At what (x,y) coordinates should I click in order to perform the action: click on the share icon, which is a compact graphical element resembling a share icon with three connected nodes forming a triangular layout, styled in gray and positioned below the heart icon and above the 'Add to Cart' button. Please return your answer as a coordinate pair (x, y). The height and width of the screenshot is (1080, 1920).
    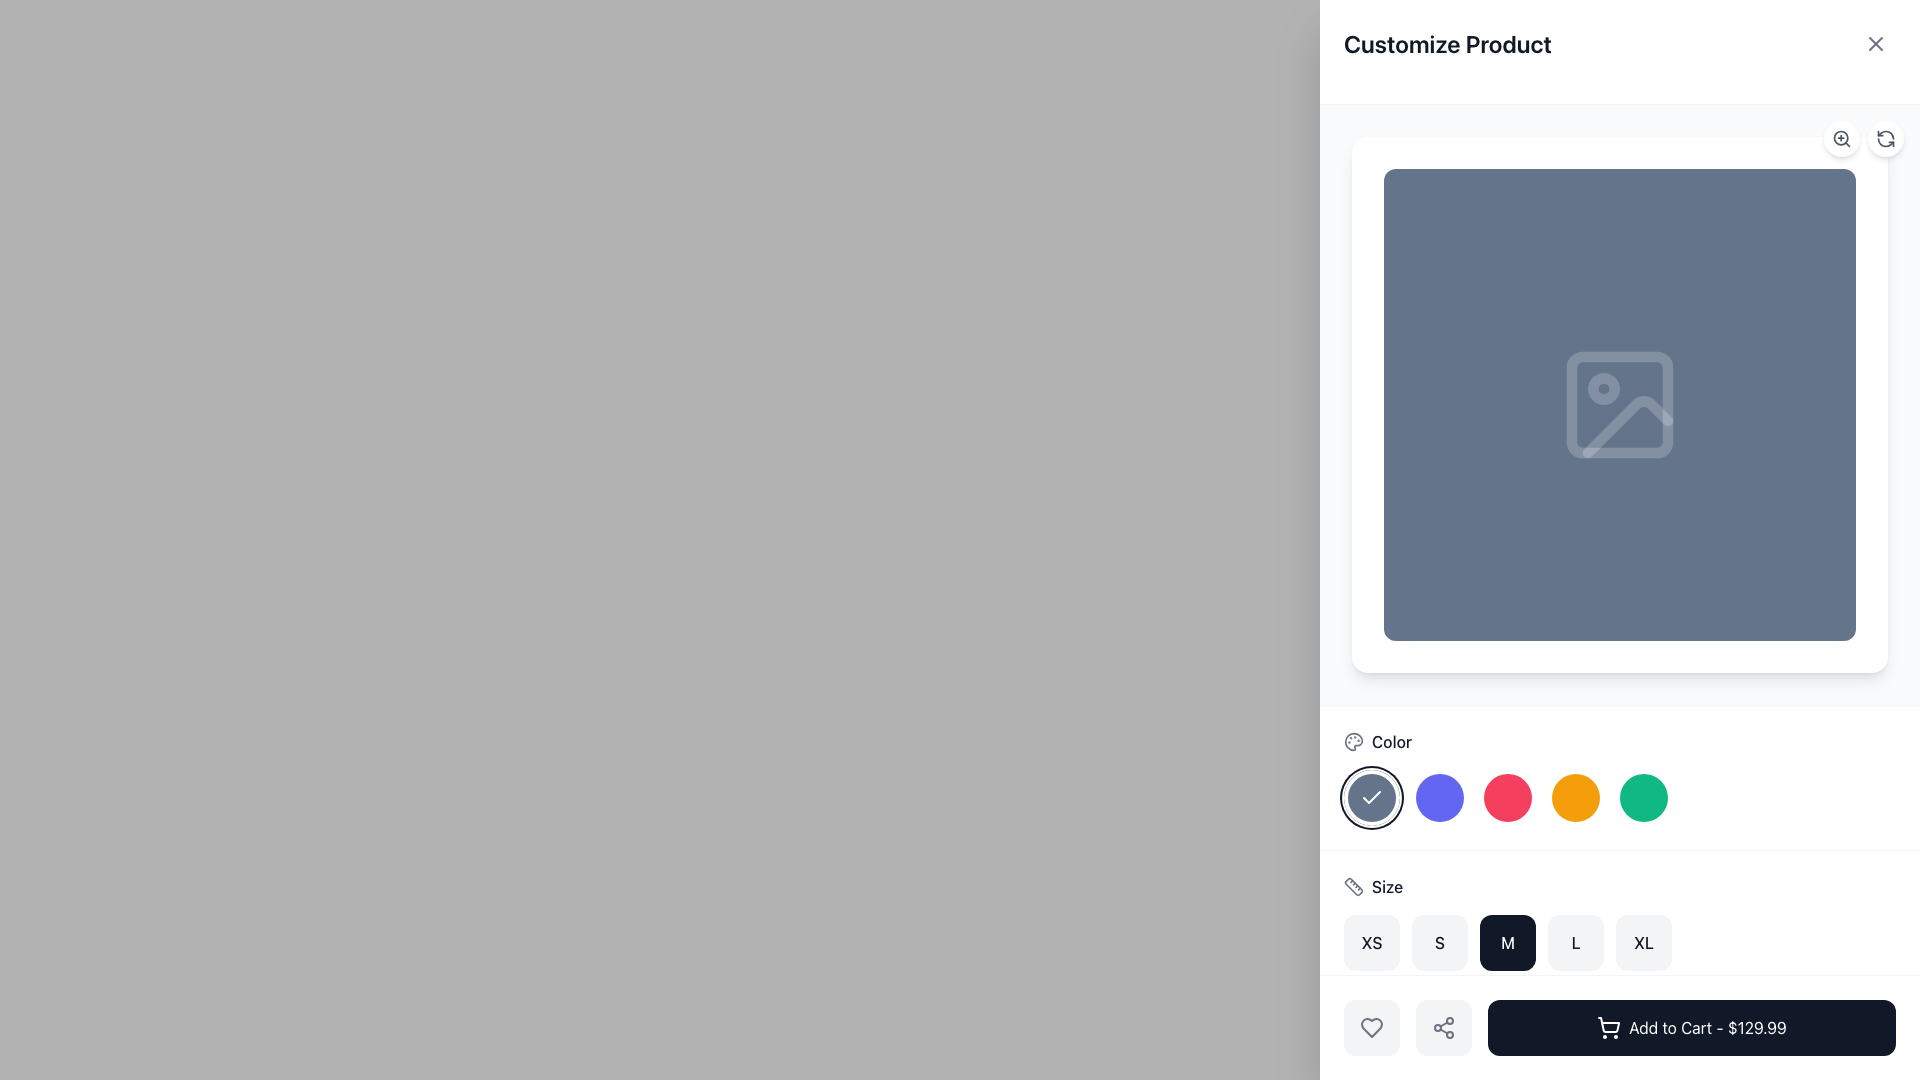
    Looking at the image, I should click on (1444, 1028).